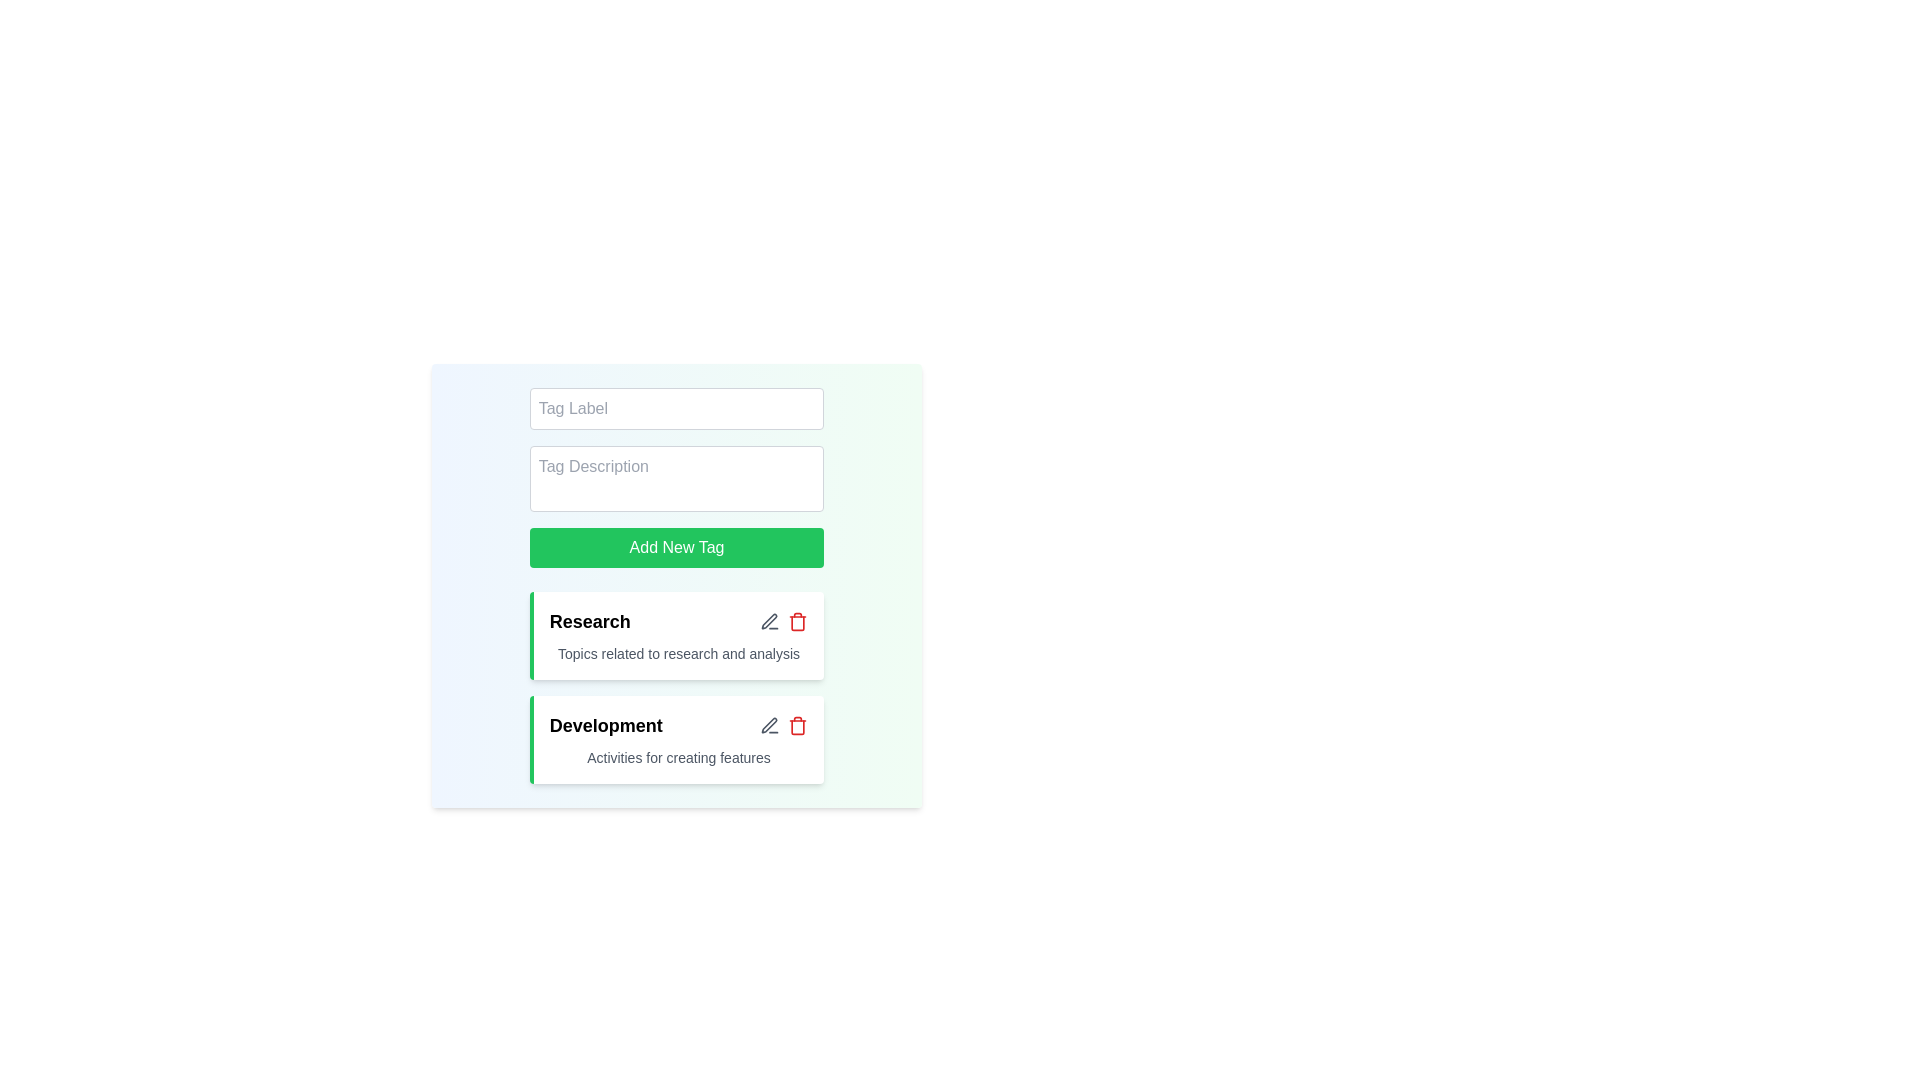 The height and width of the screenshot is (1080, 1920). I want to click on the red trash icon that indicates a delete action, located to the right of the 'Development' tag, so click(797, 727).